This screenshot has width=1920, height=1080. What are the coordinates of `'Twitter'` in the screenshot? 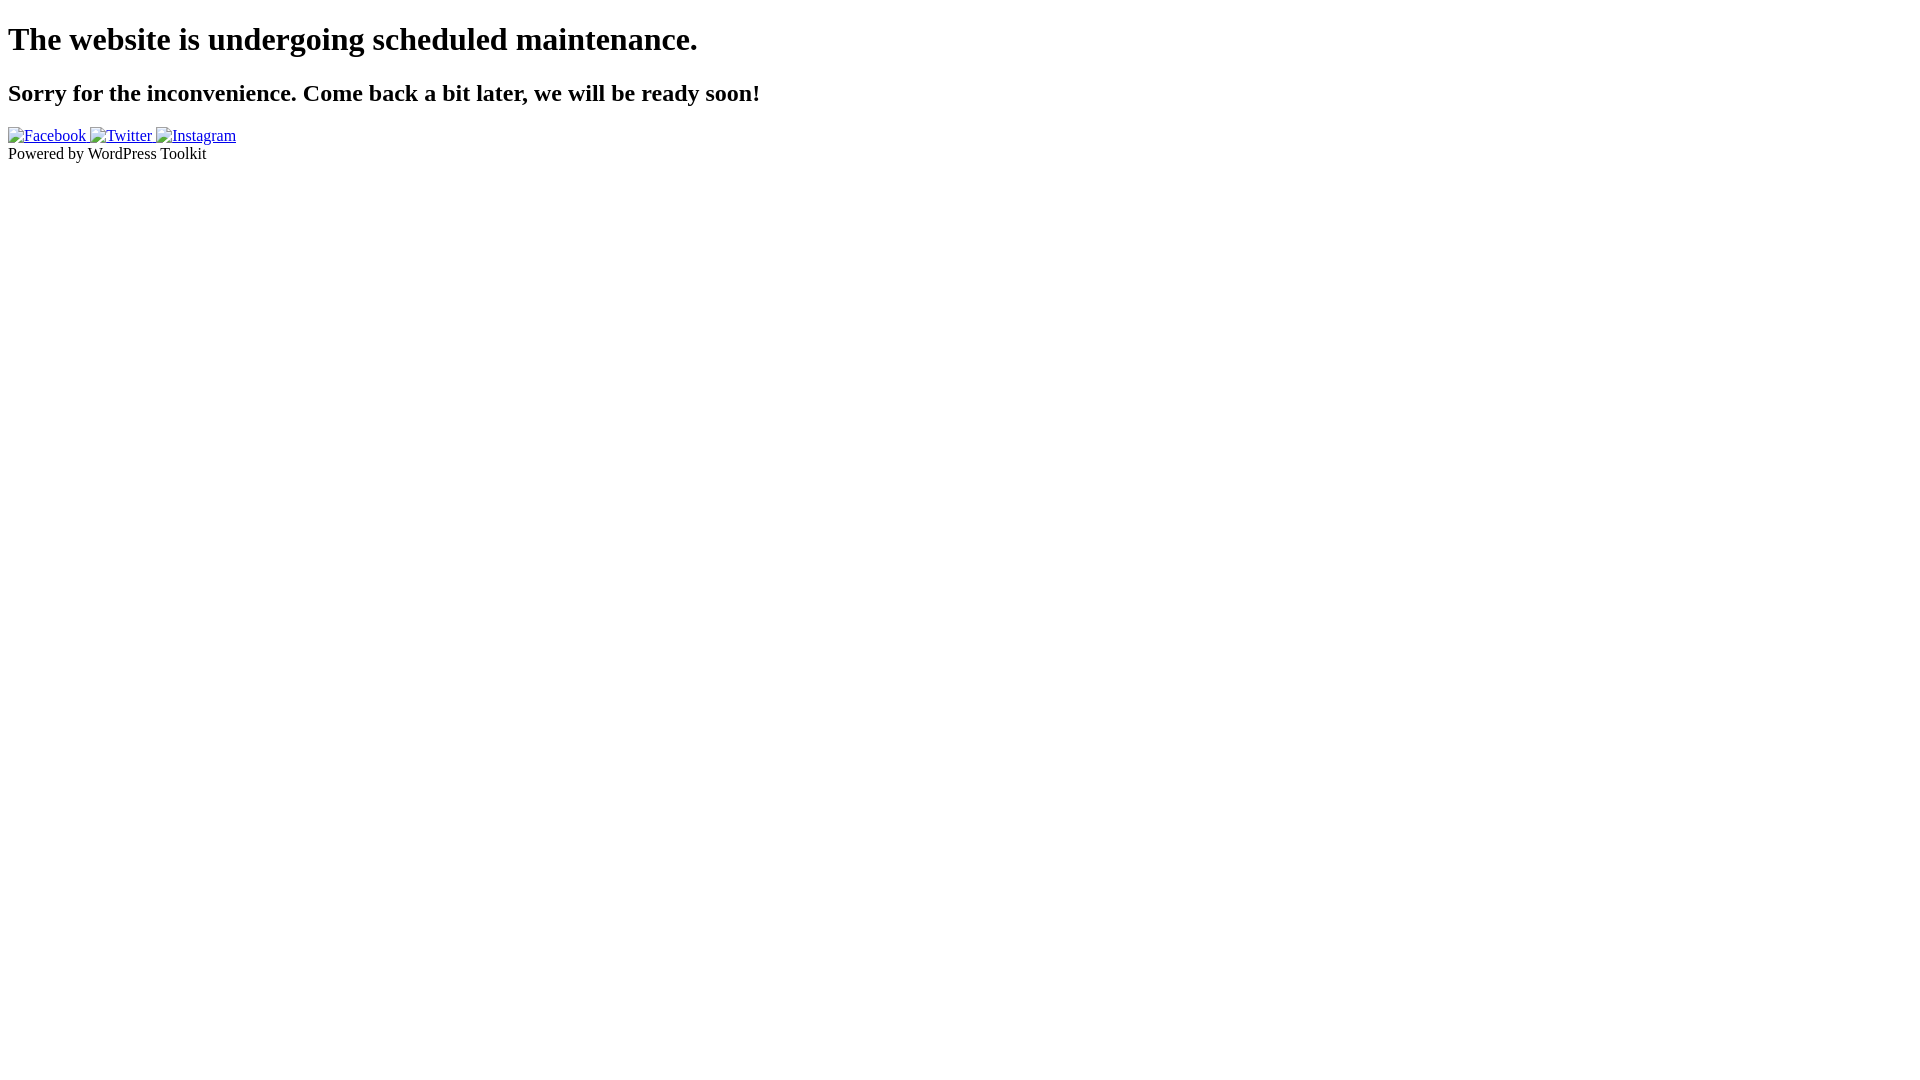 It's located at (122, 135).